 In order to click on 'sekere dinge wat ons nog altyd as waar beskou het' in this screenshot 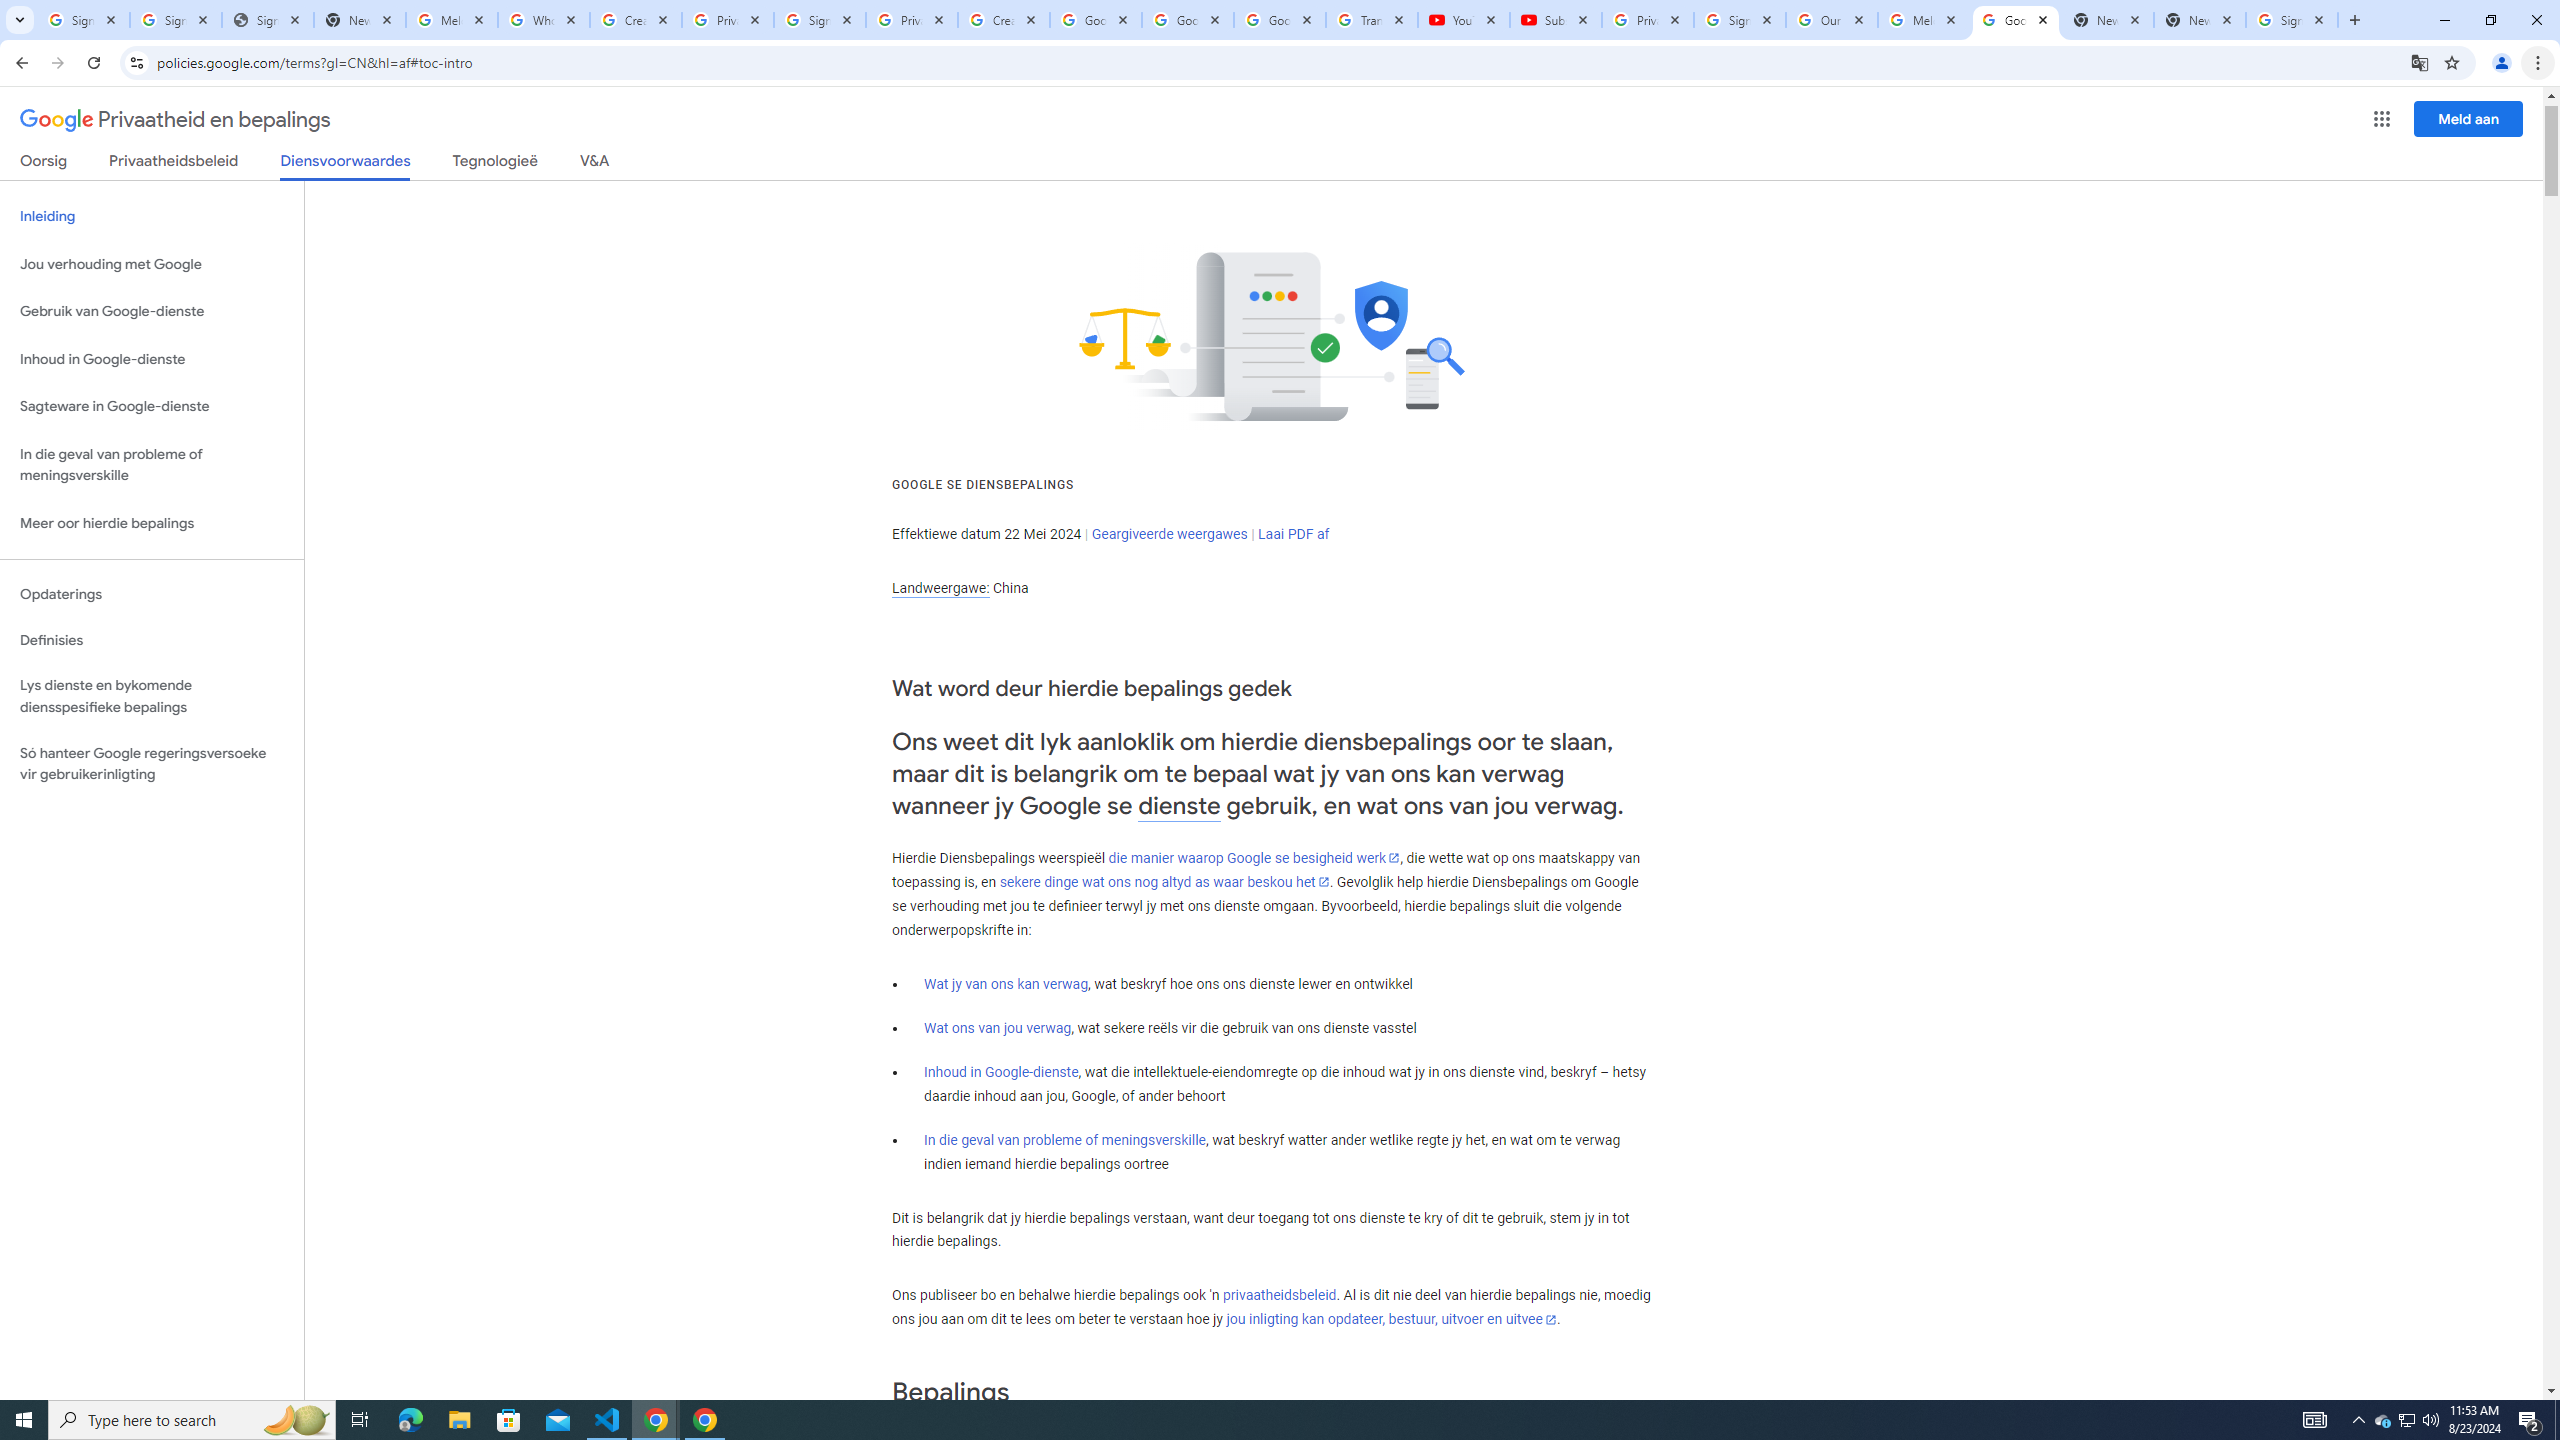, I will do `click(1163, 881)`.